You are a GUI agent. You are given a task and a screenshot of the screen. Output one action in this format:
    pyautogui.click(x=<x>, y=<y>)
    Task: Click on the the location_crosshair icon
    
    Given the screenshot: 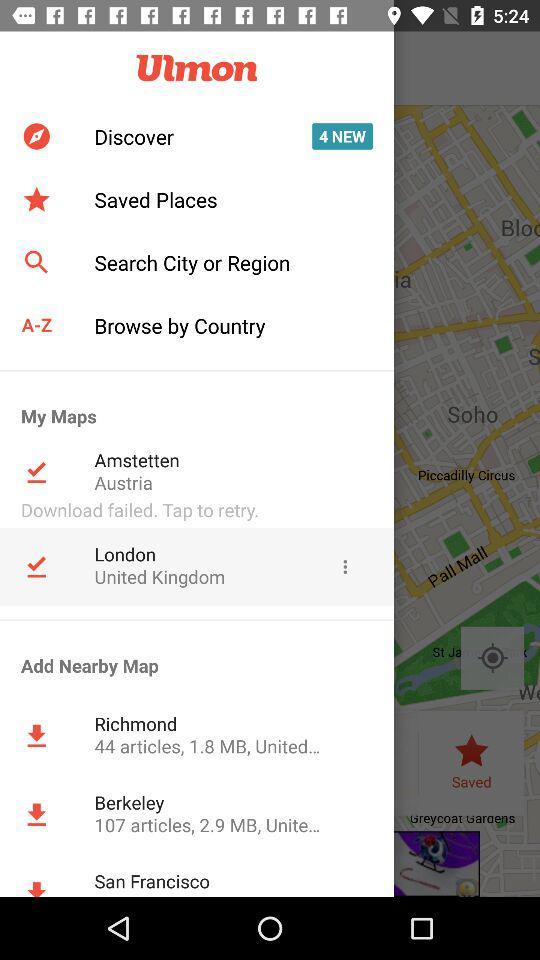 What is the action you would take?
    pyautogui.click(x=491, y=657)
    